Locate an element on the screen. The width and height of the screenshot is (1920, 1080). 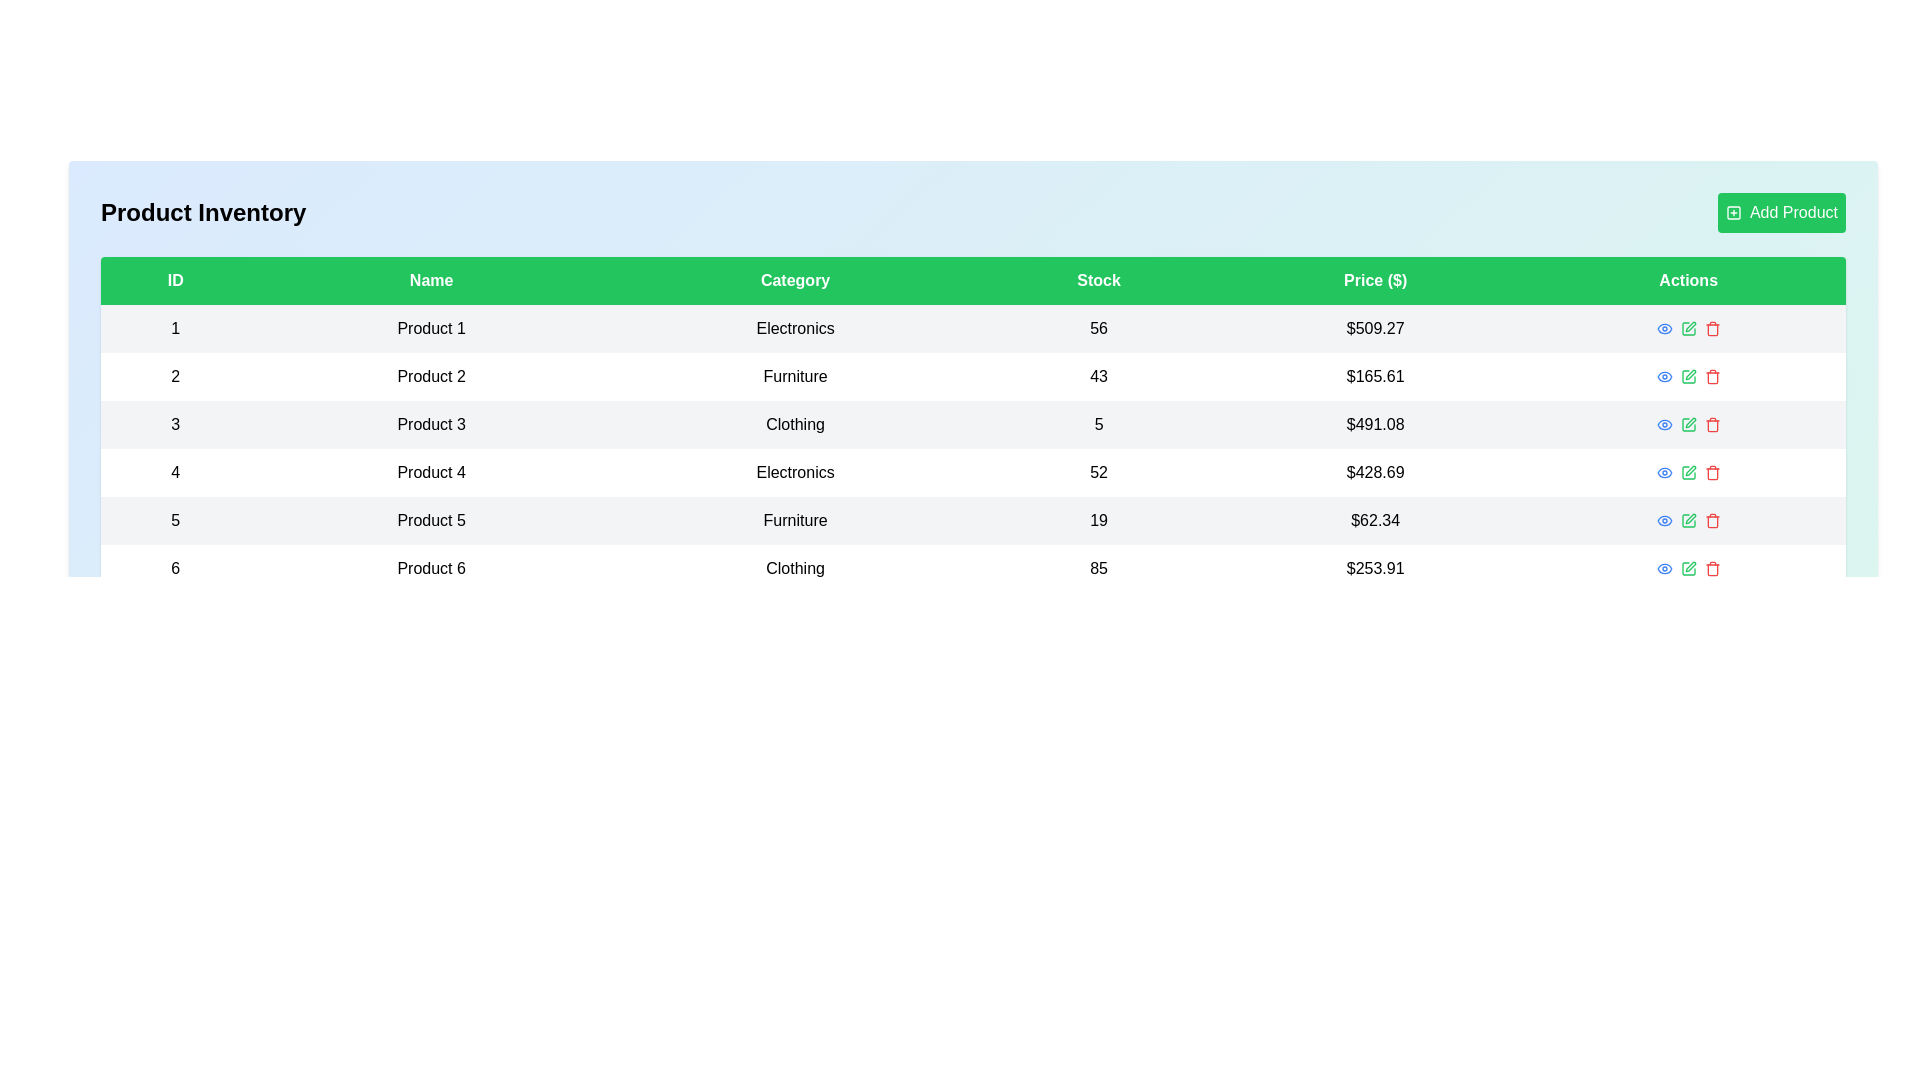
delete button for the product with ID 3 is located at coordinates (1711, 423).